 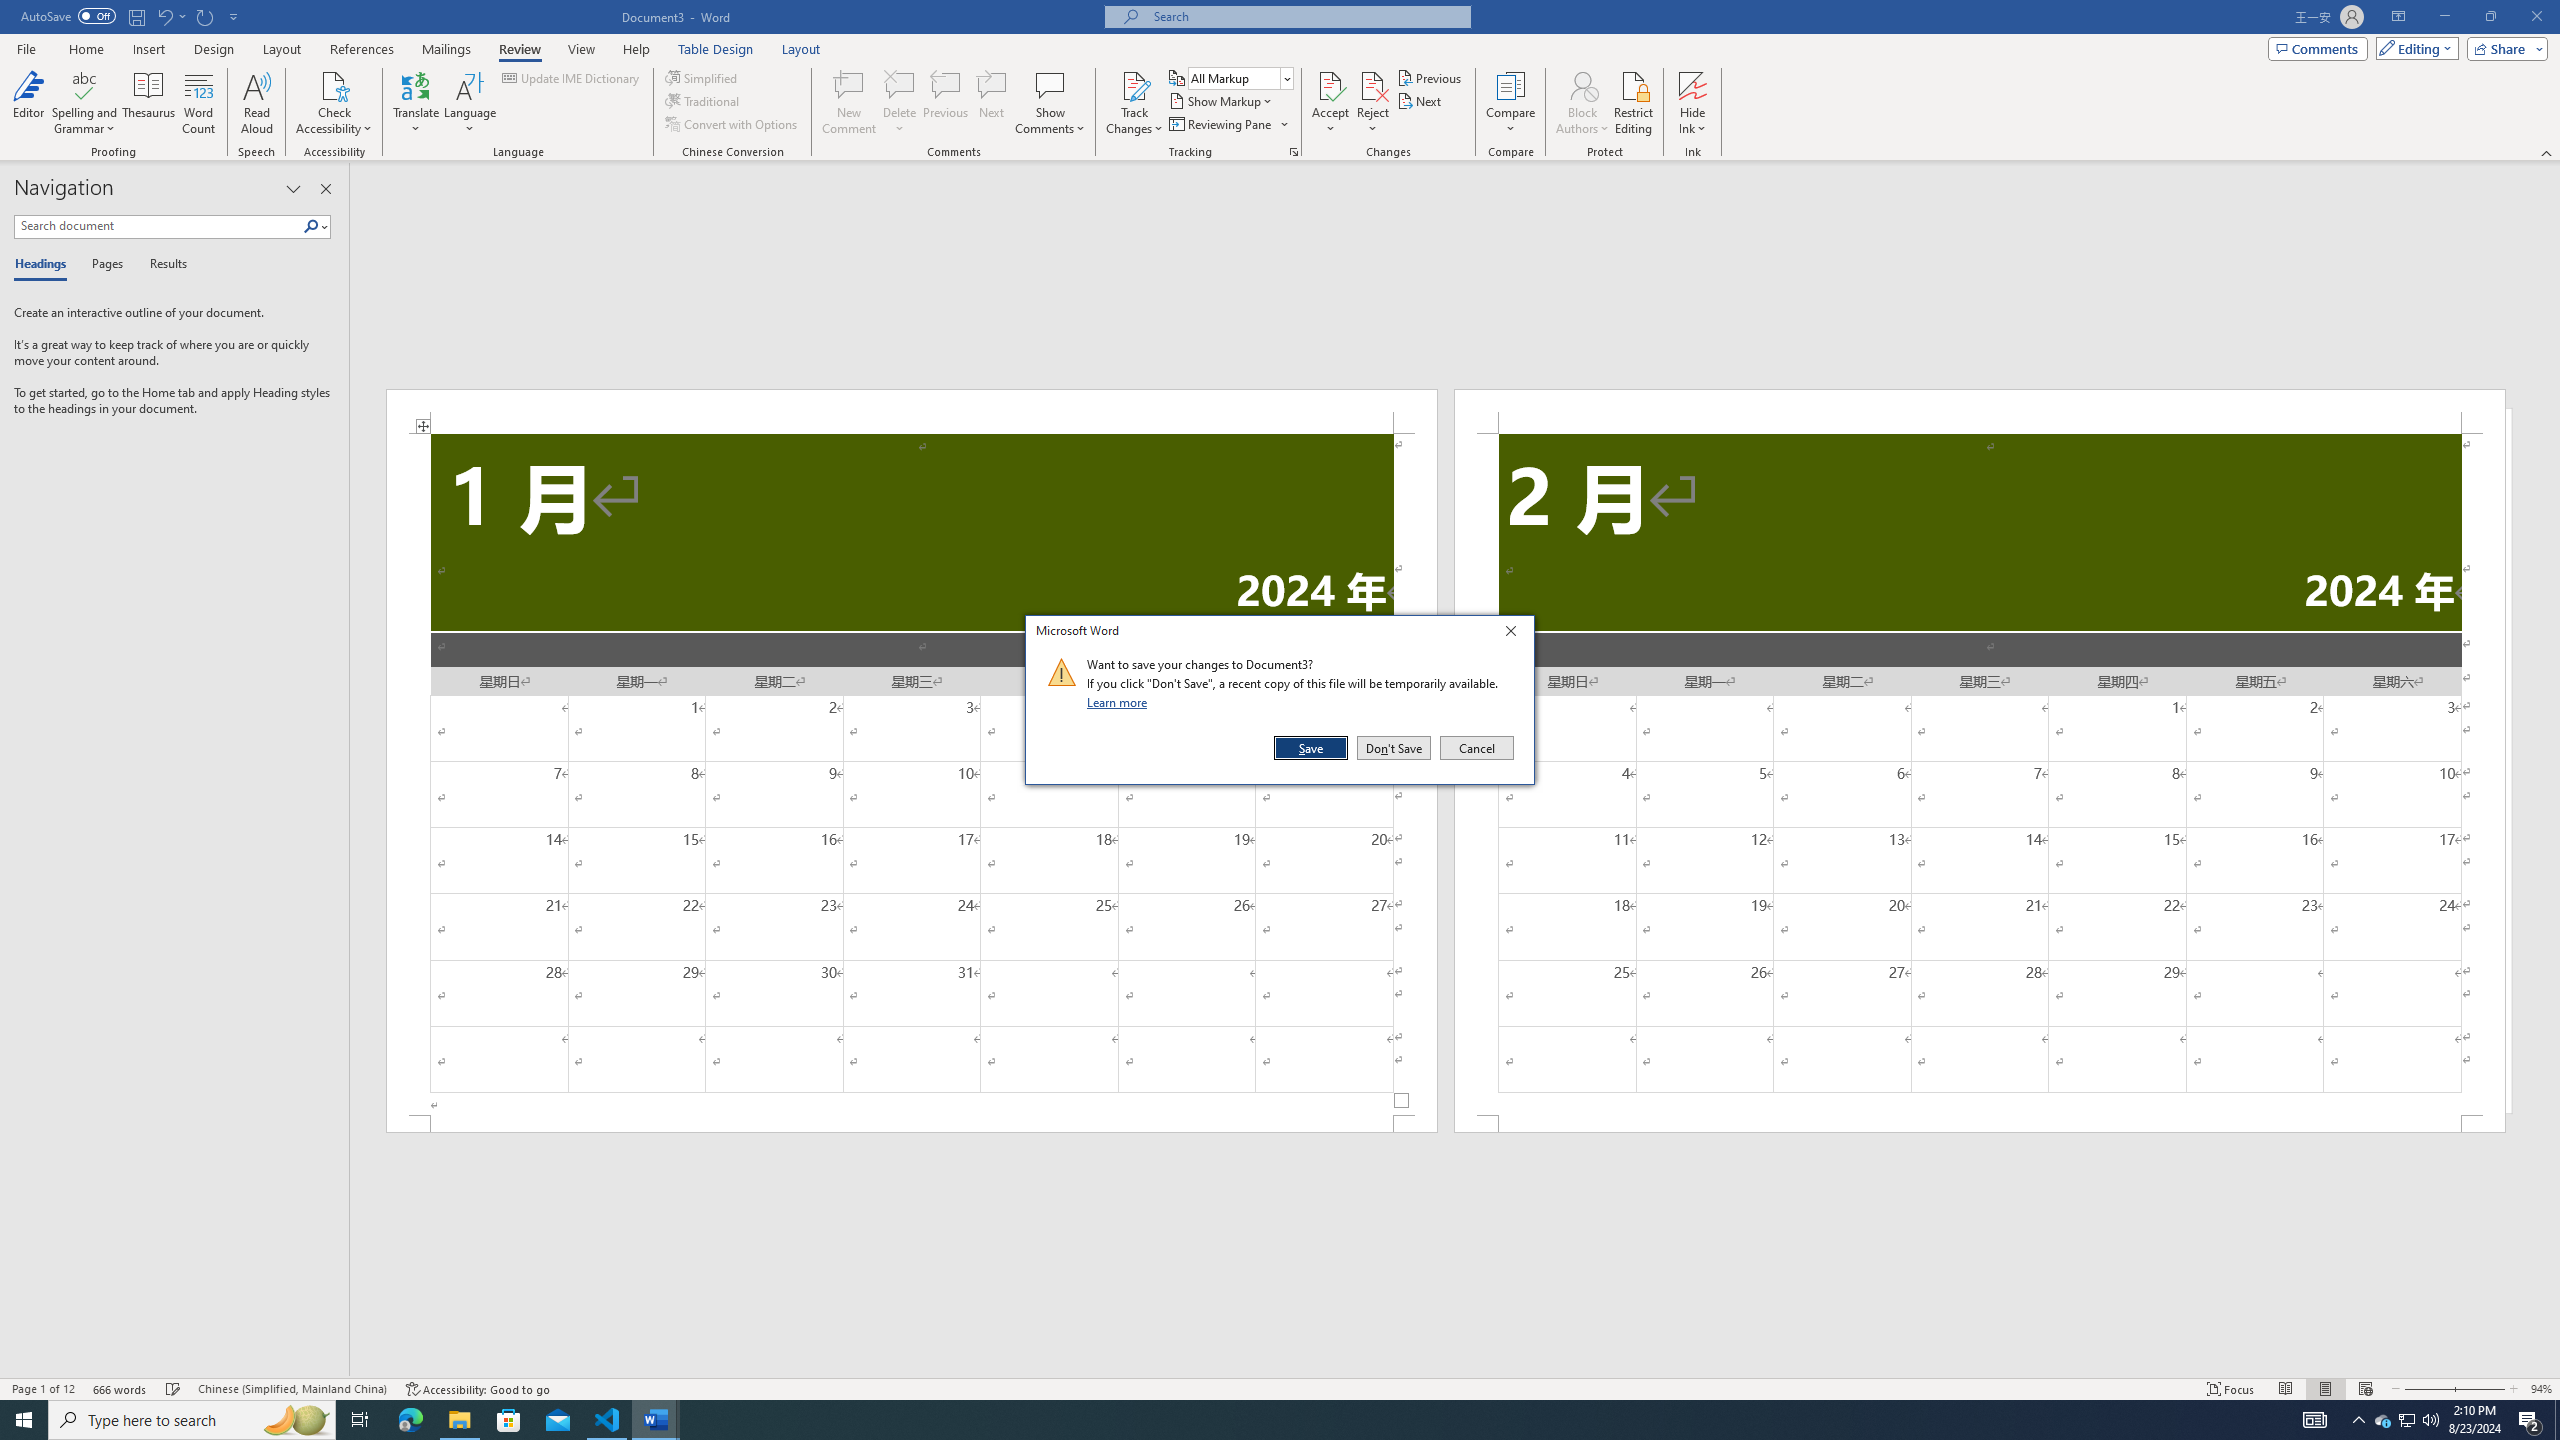 I want to click on 'Footer -Section 1-', so click(x=912, y=1122).